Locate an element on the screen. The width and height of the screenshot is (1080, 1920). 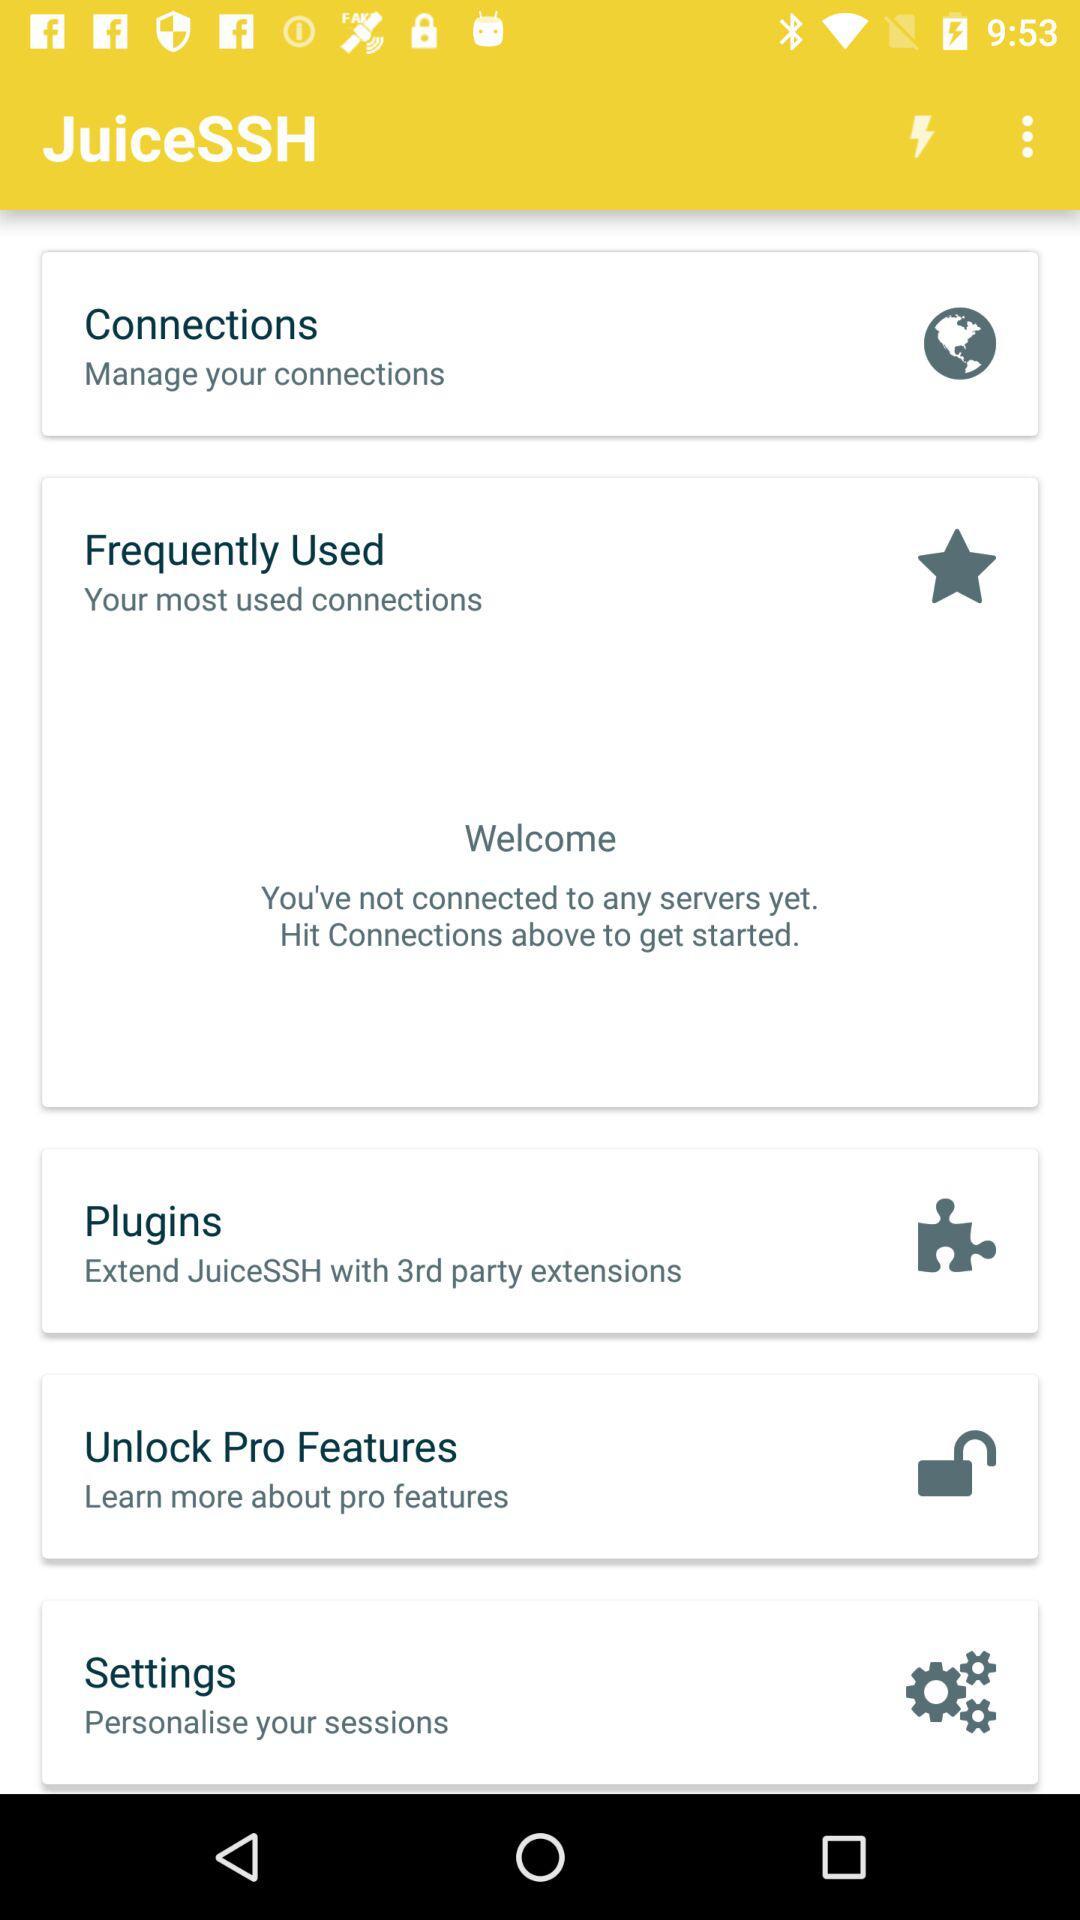
the item below plugins icon is located at coordinates (424, 1268).